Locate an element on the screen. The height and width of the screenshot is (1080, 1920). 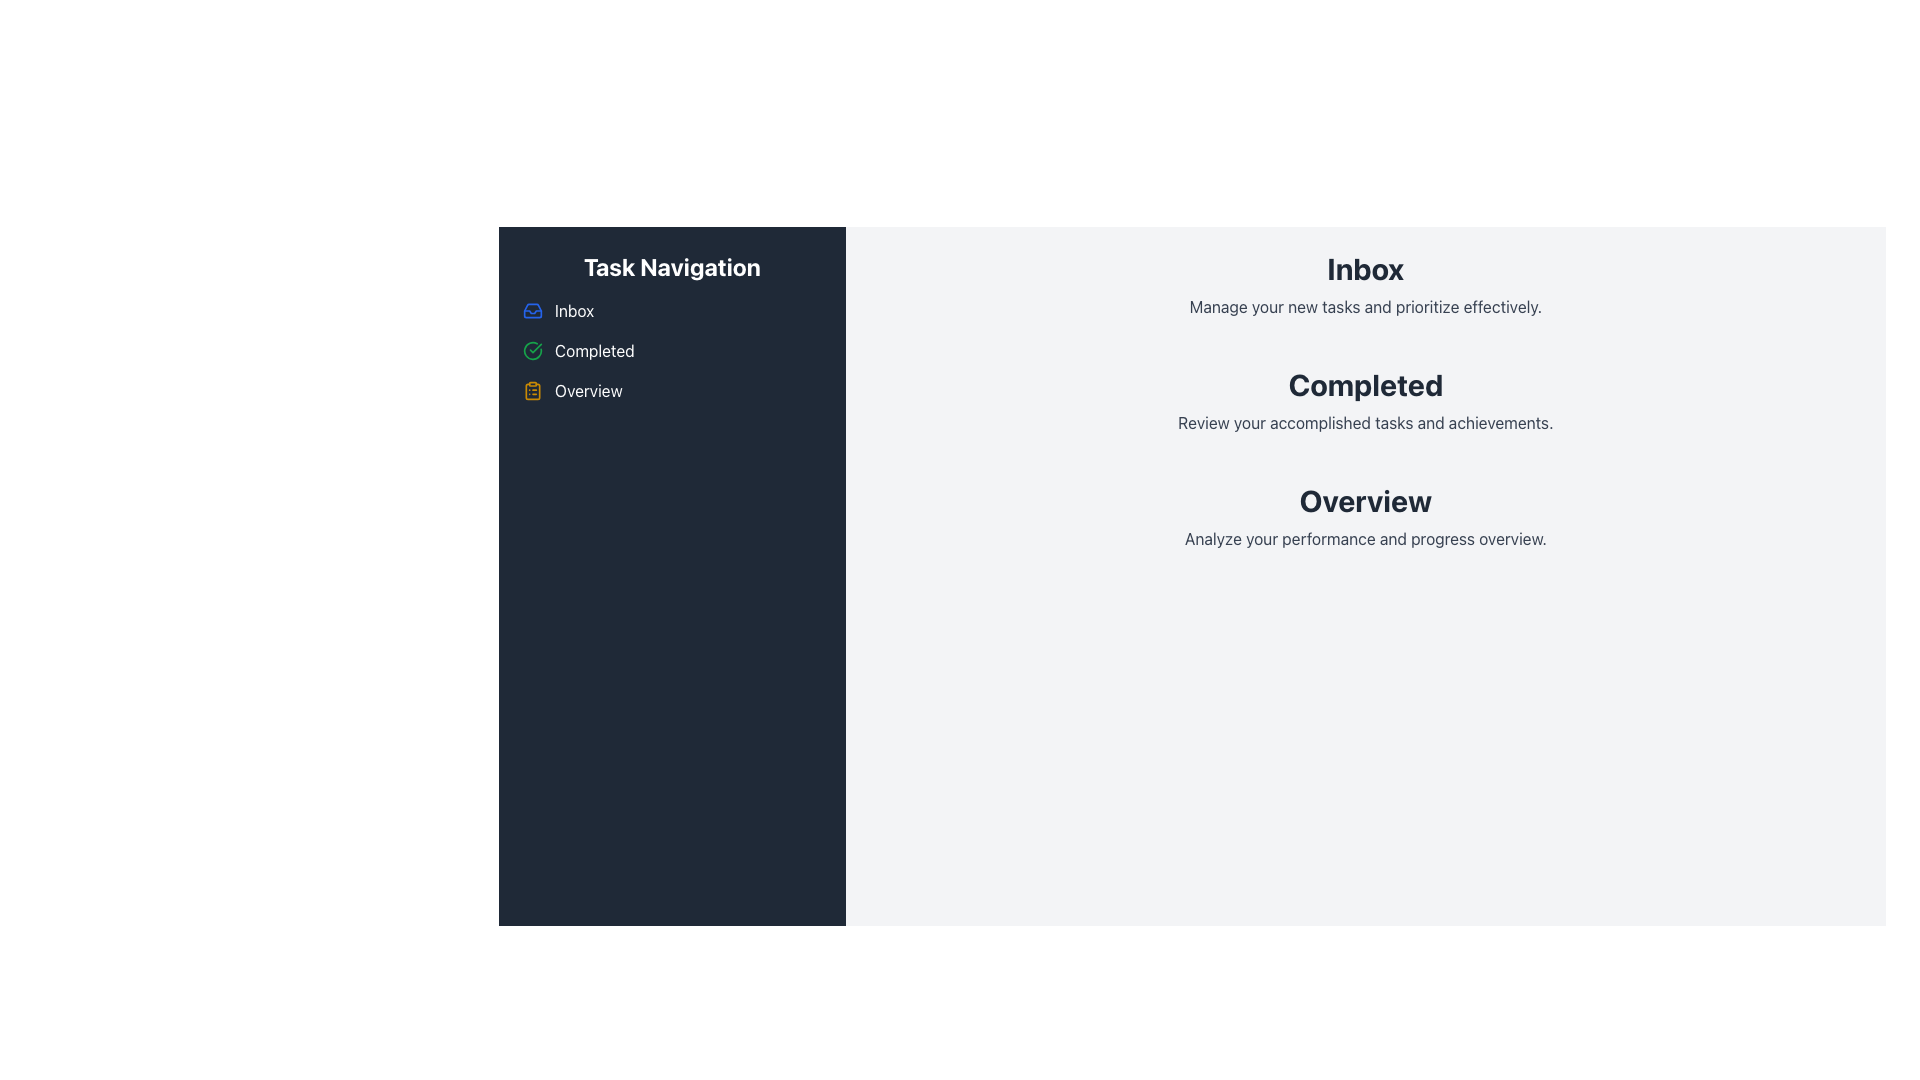
the Text Label that serves as the title for the left-hand navigation panel, positioned above the navigation links is located at coordinates (672, 265).